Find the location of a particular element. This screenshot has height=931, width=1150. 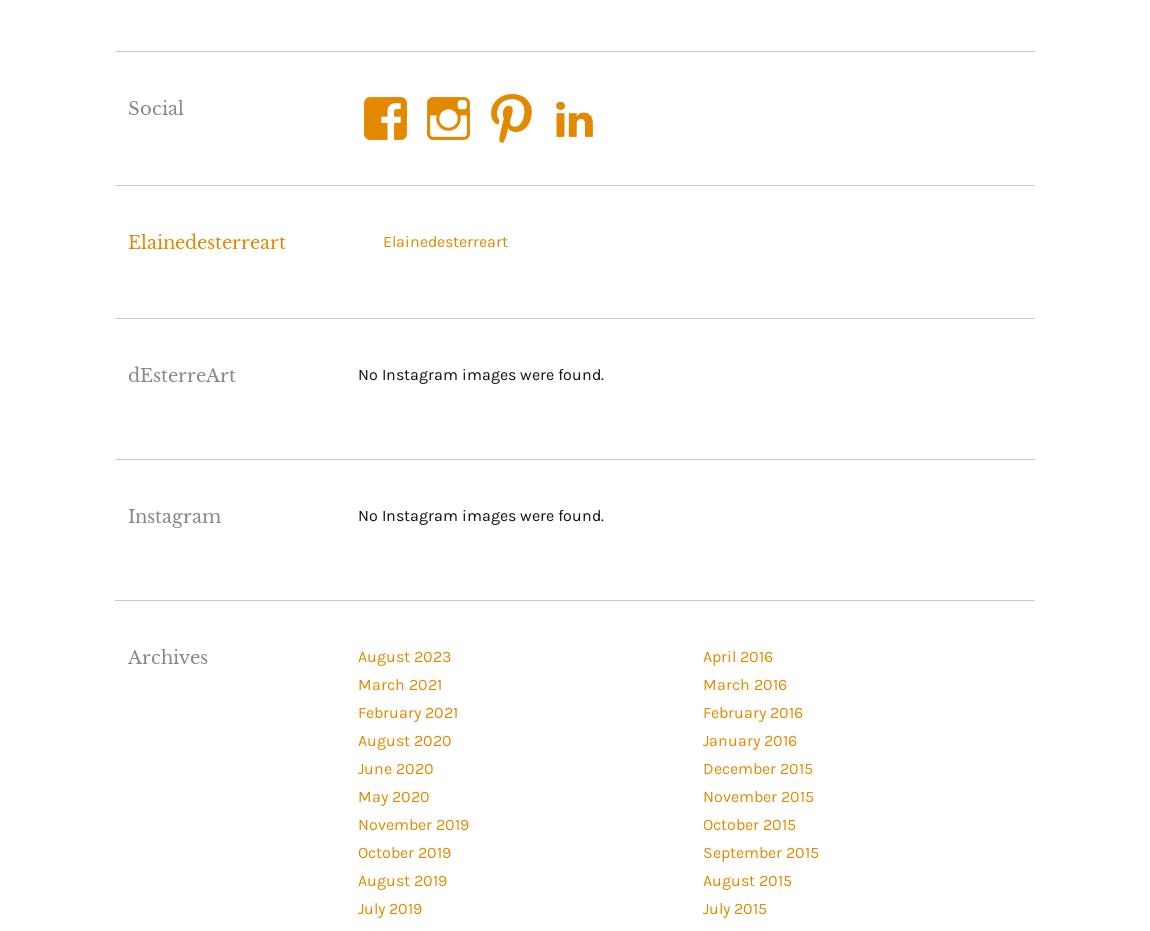

'November 2015' is located at coordinates (700, 795).